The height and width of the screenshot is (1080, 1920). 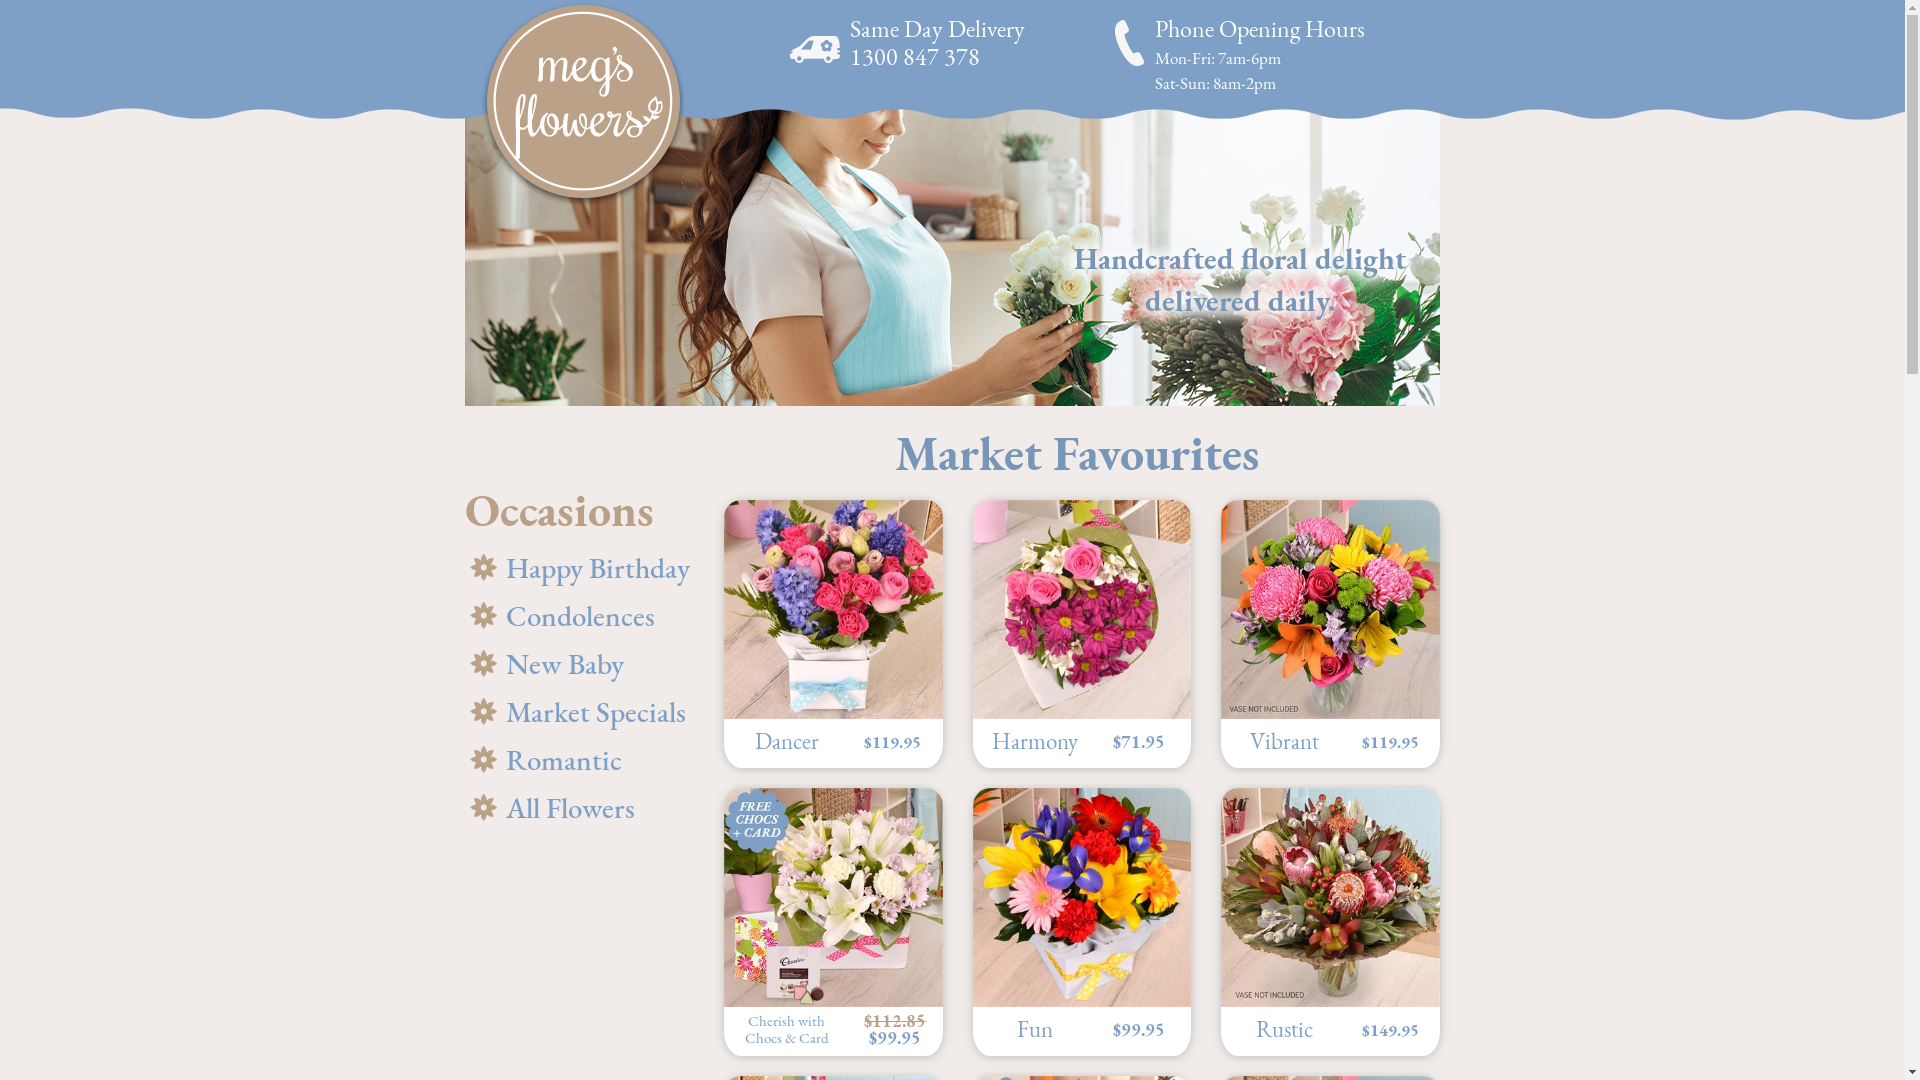 I want to click on 'Happy Birthday', so click(x=578, y=568).